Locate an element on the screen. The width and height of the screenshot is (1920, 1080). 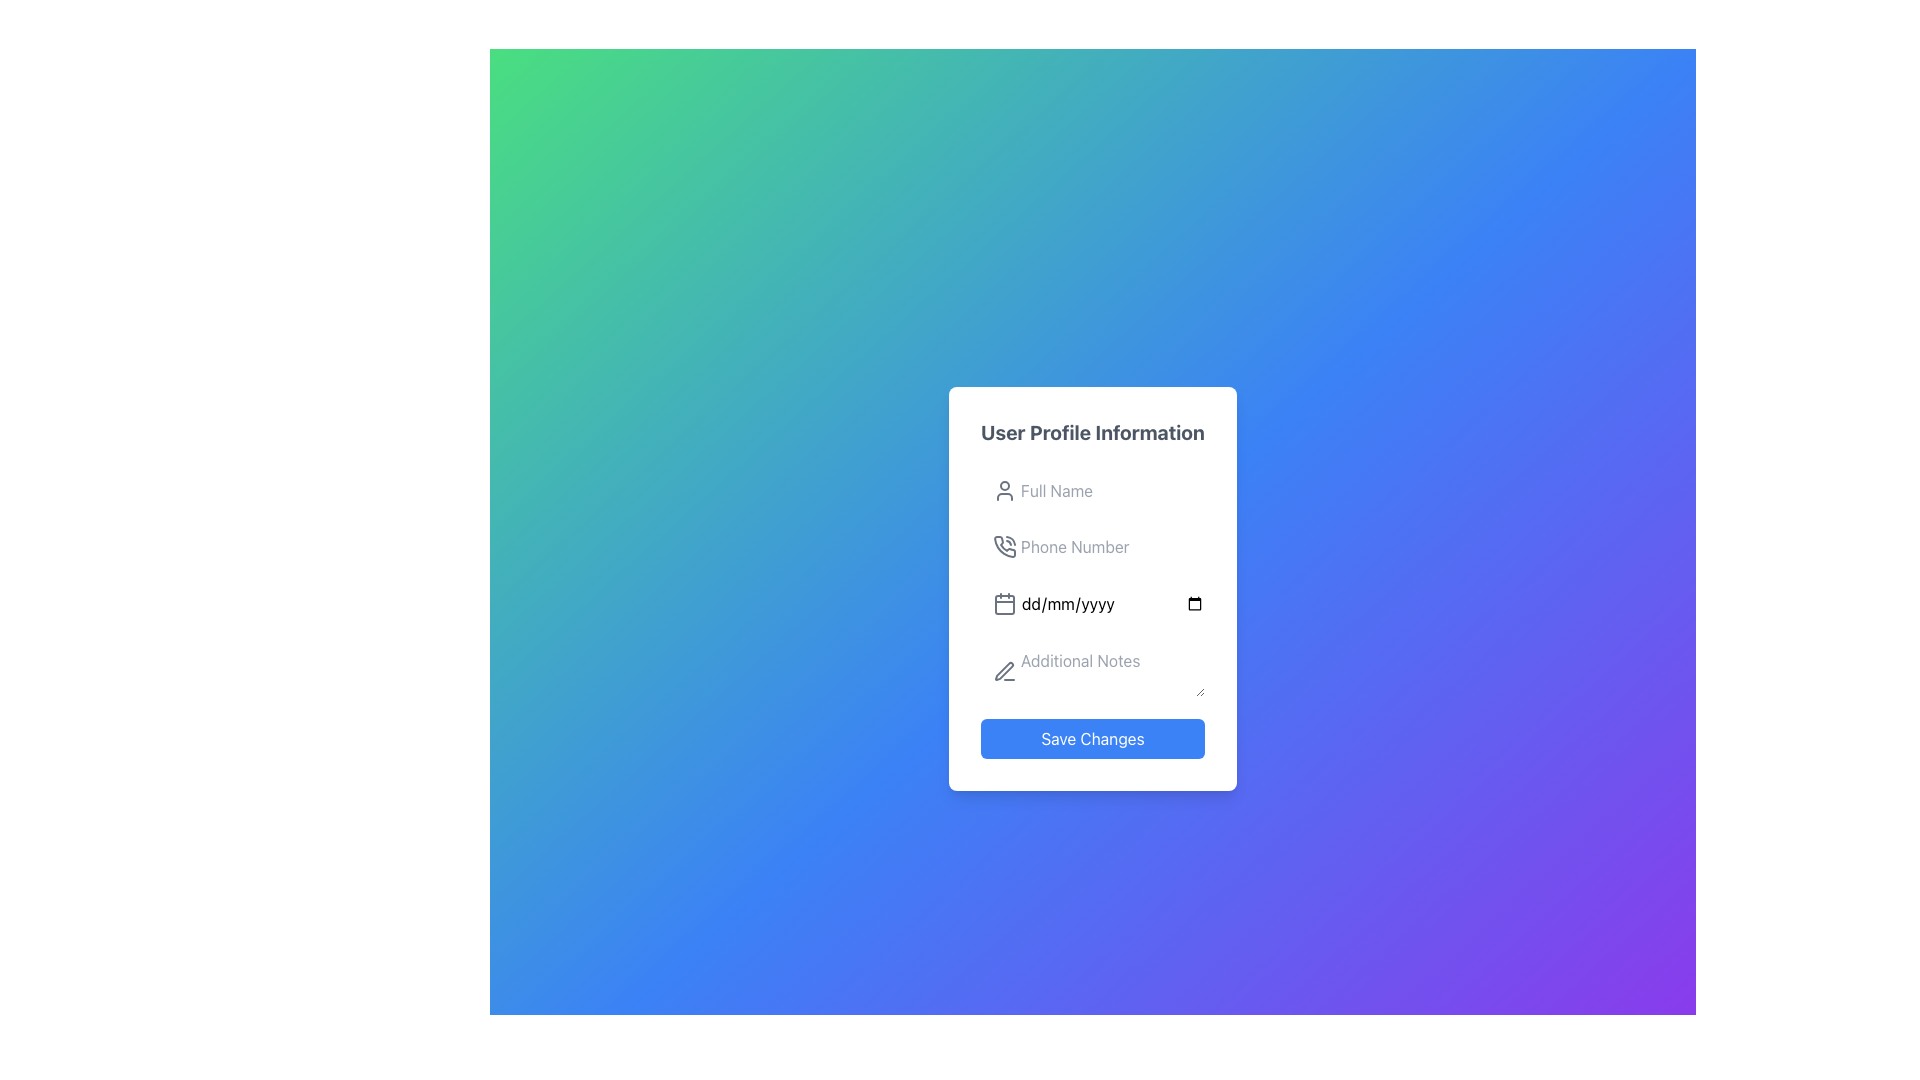
the gray pen icon located to the left of the 'Additional Notes' field label, which is styled as an SVG with rounded corners and a thin stroke width is located at coordinates (1004, 671).